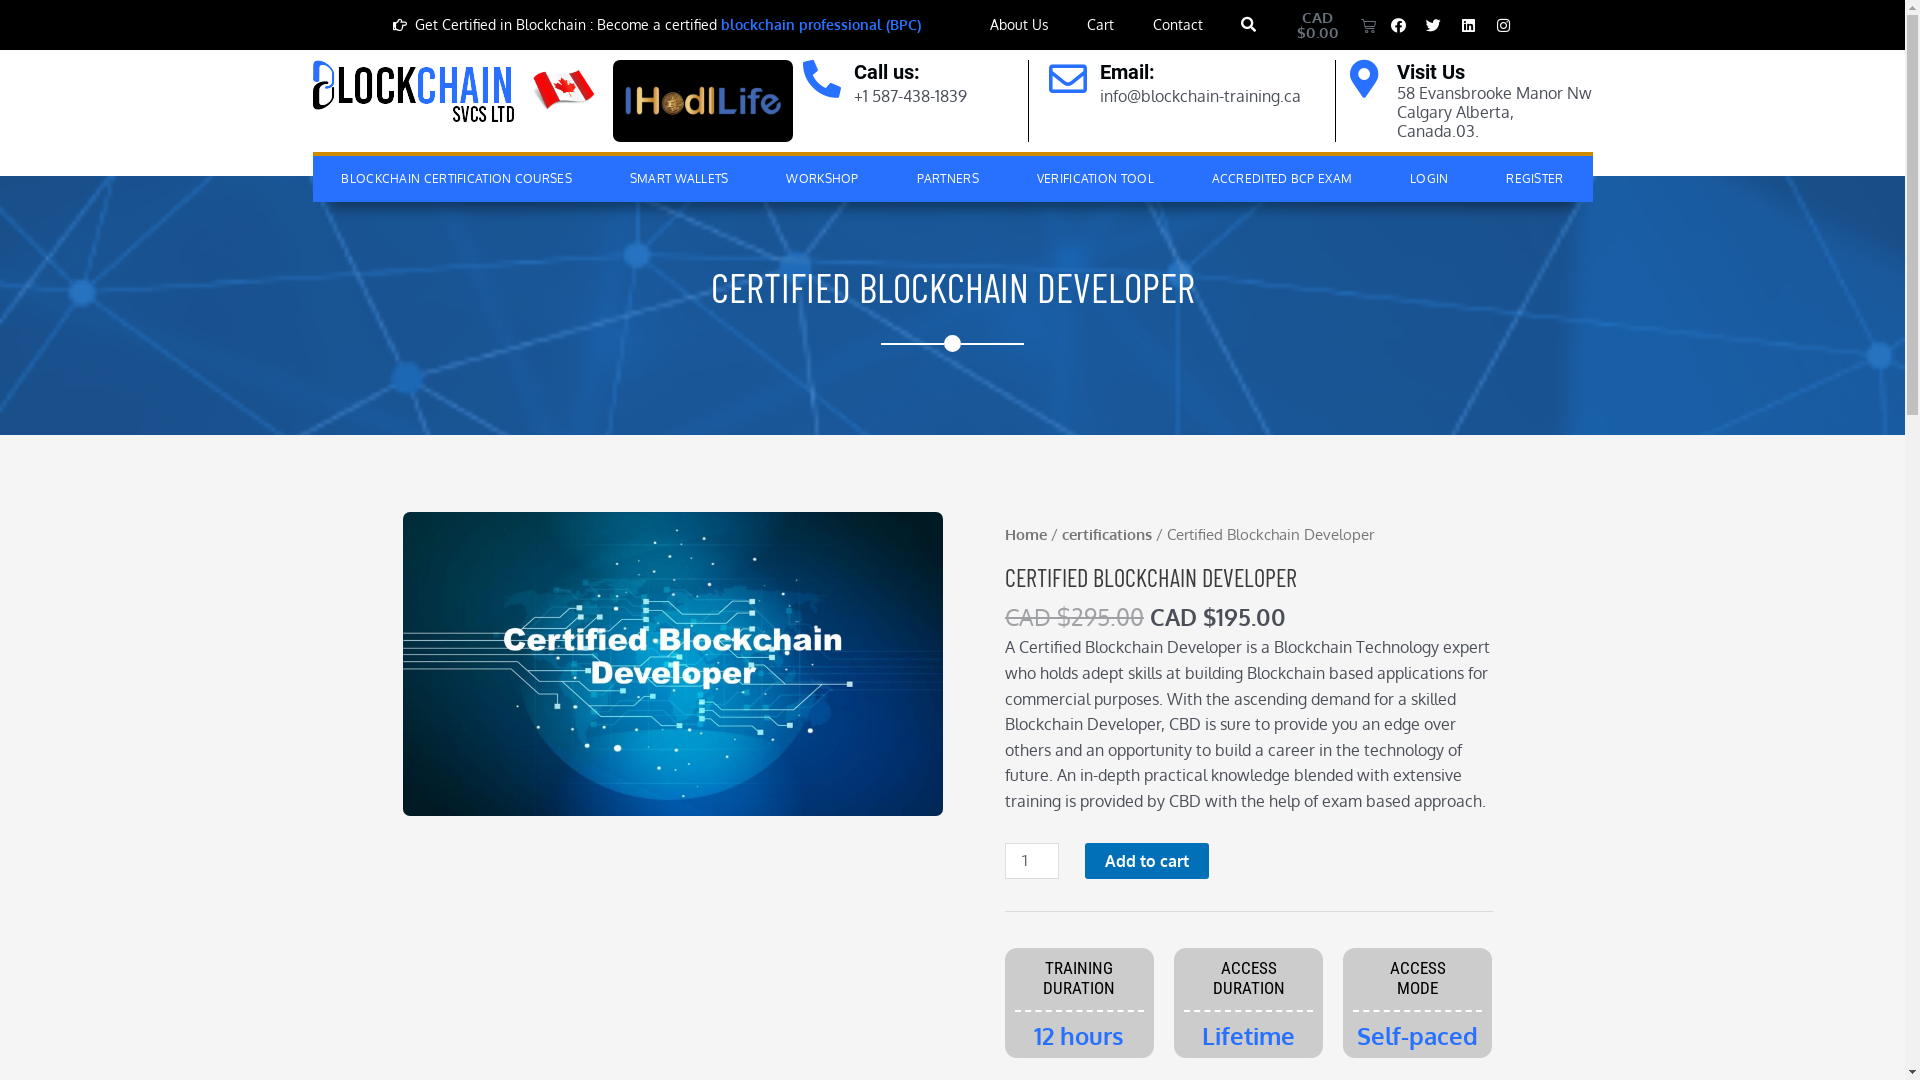 This screenshot has height=1080, width=1920. What do you see at coordinates (1147, 859) in the screenshot?
I see `'Add to cart'` at bounding box center [1147, 859].